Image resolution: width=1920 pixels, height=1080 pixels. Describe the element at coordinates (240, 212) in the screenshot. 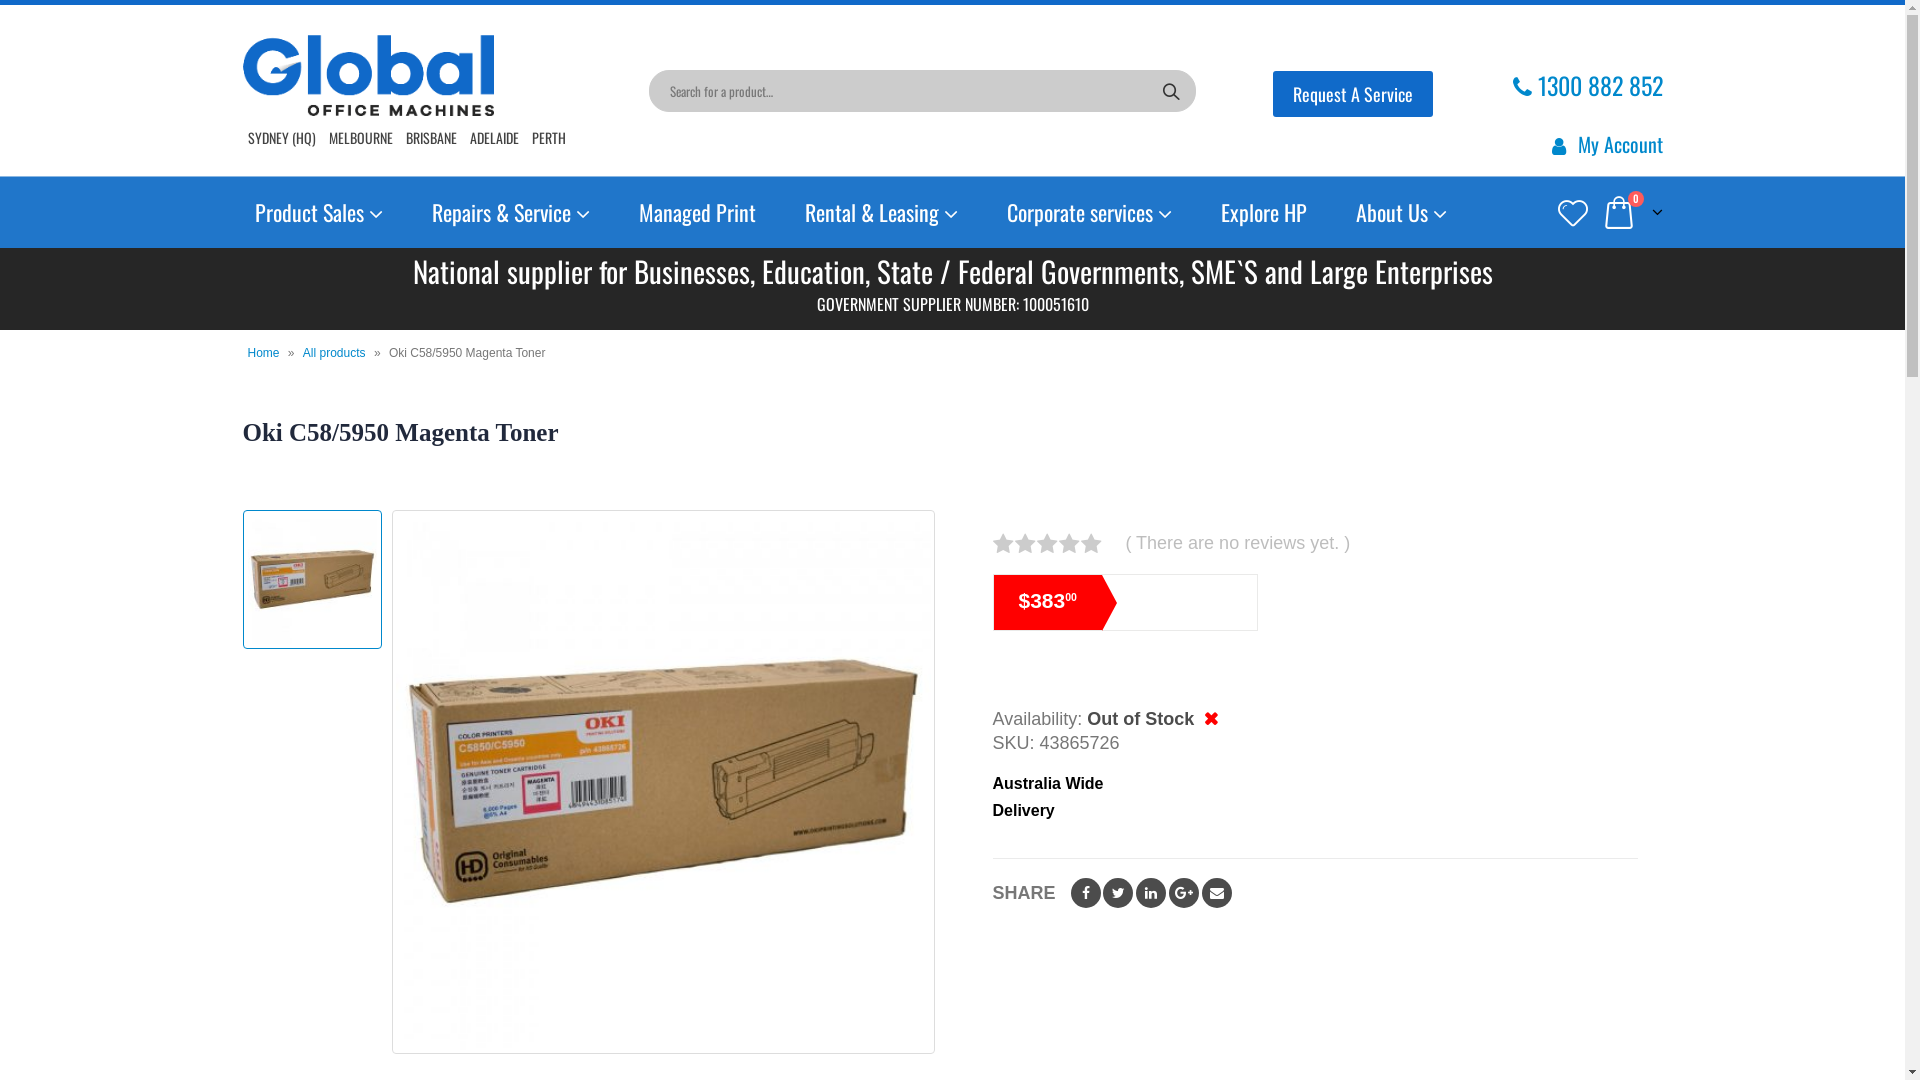

I see `'Product Sales'` at that location.